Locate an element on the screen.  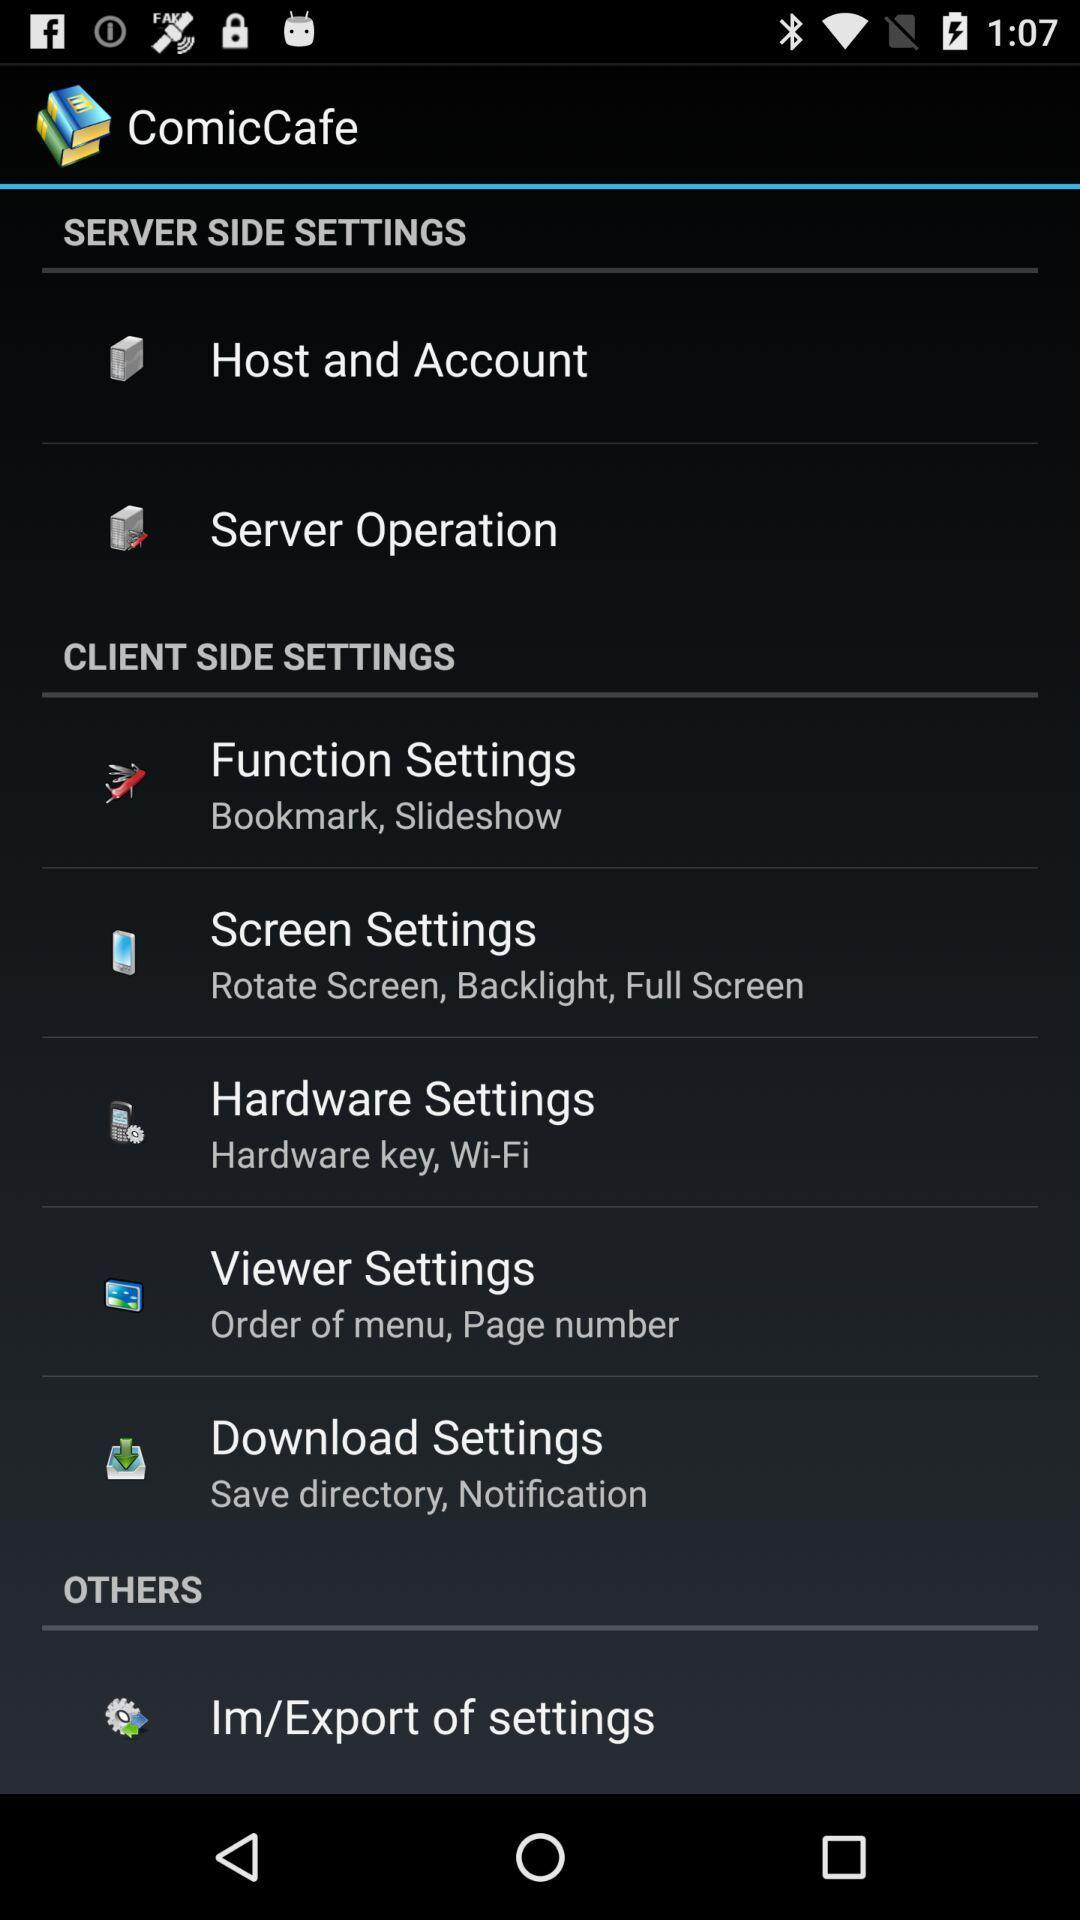
the app below client side settings app is located at coordinates (393, 756).